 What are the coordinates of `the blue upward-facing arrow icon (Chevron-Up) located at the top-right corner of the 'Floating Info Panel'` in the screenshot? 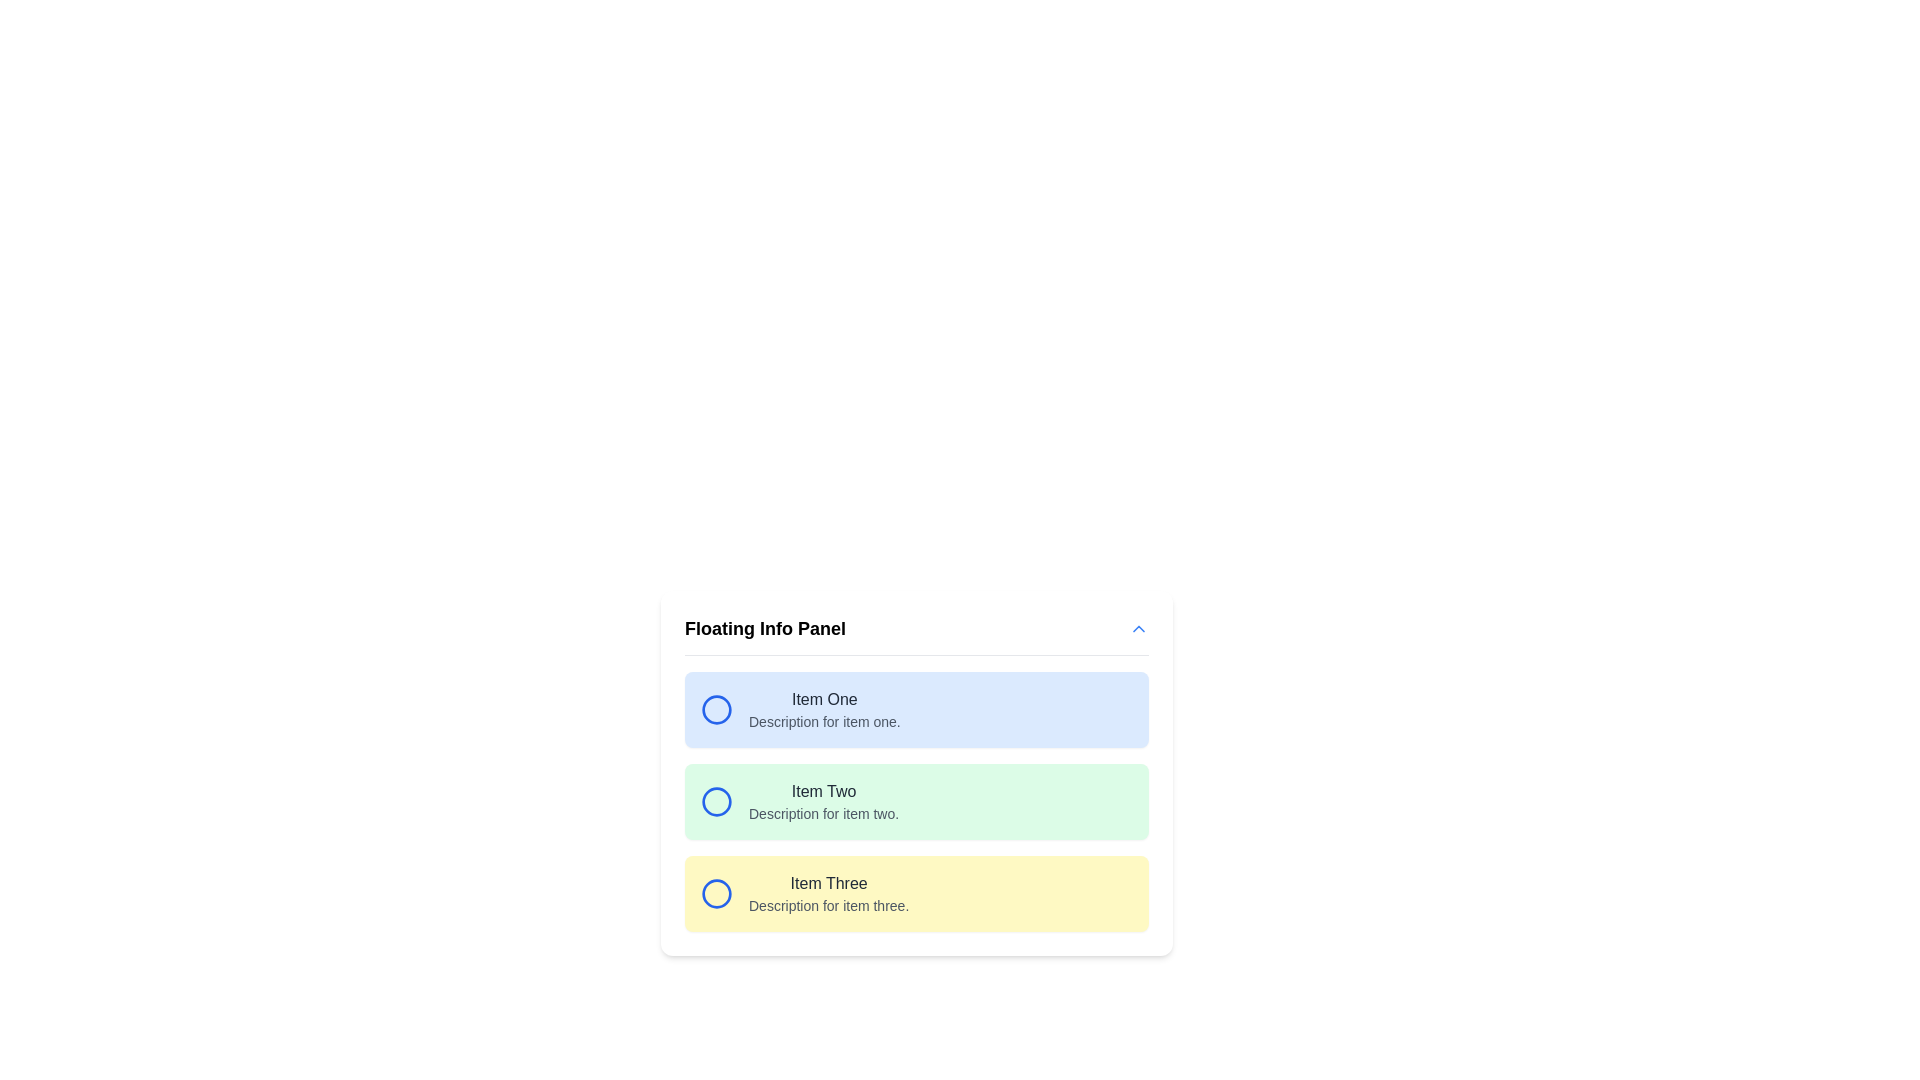 It's located at (1138, 627).